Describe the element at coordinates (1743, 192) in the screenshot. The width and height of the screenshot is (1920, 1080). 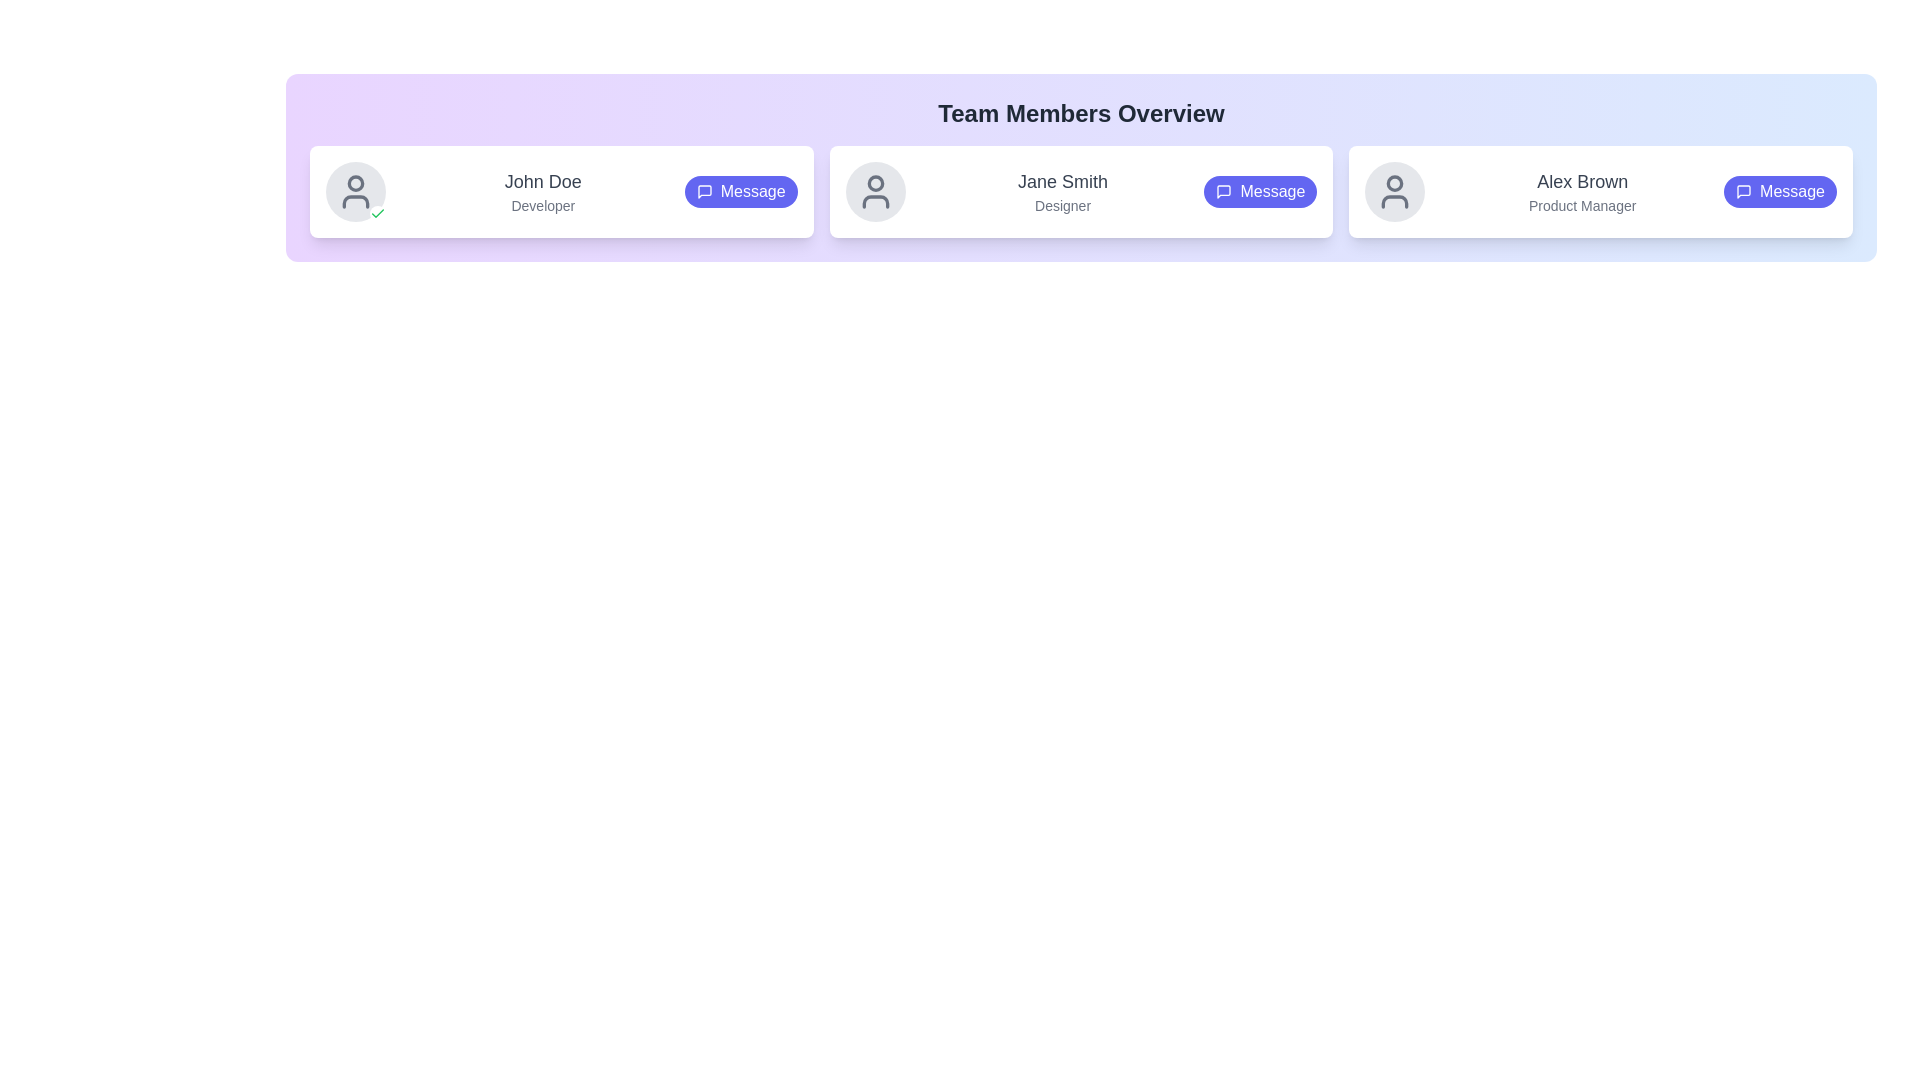
I see `the message bubble icon within the 'Message' button associated with 'Alex Brown' located in the fourth profile card on the rightmost side of the interface` at that location.